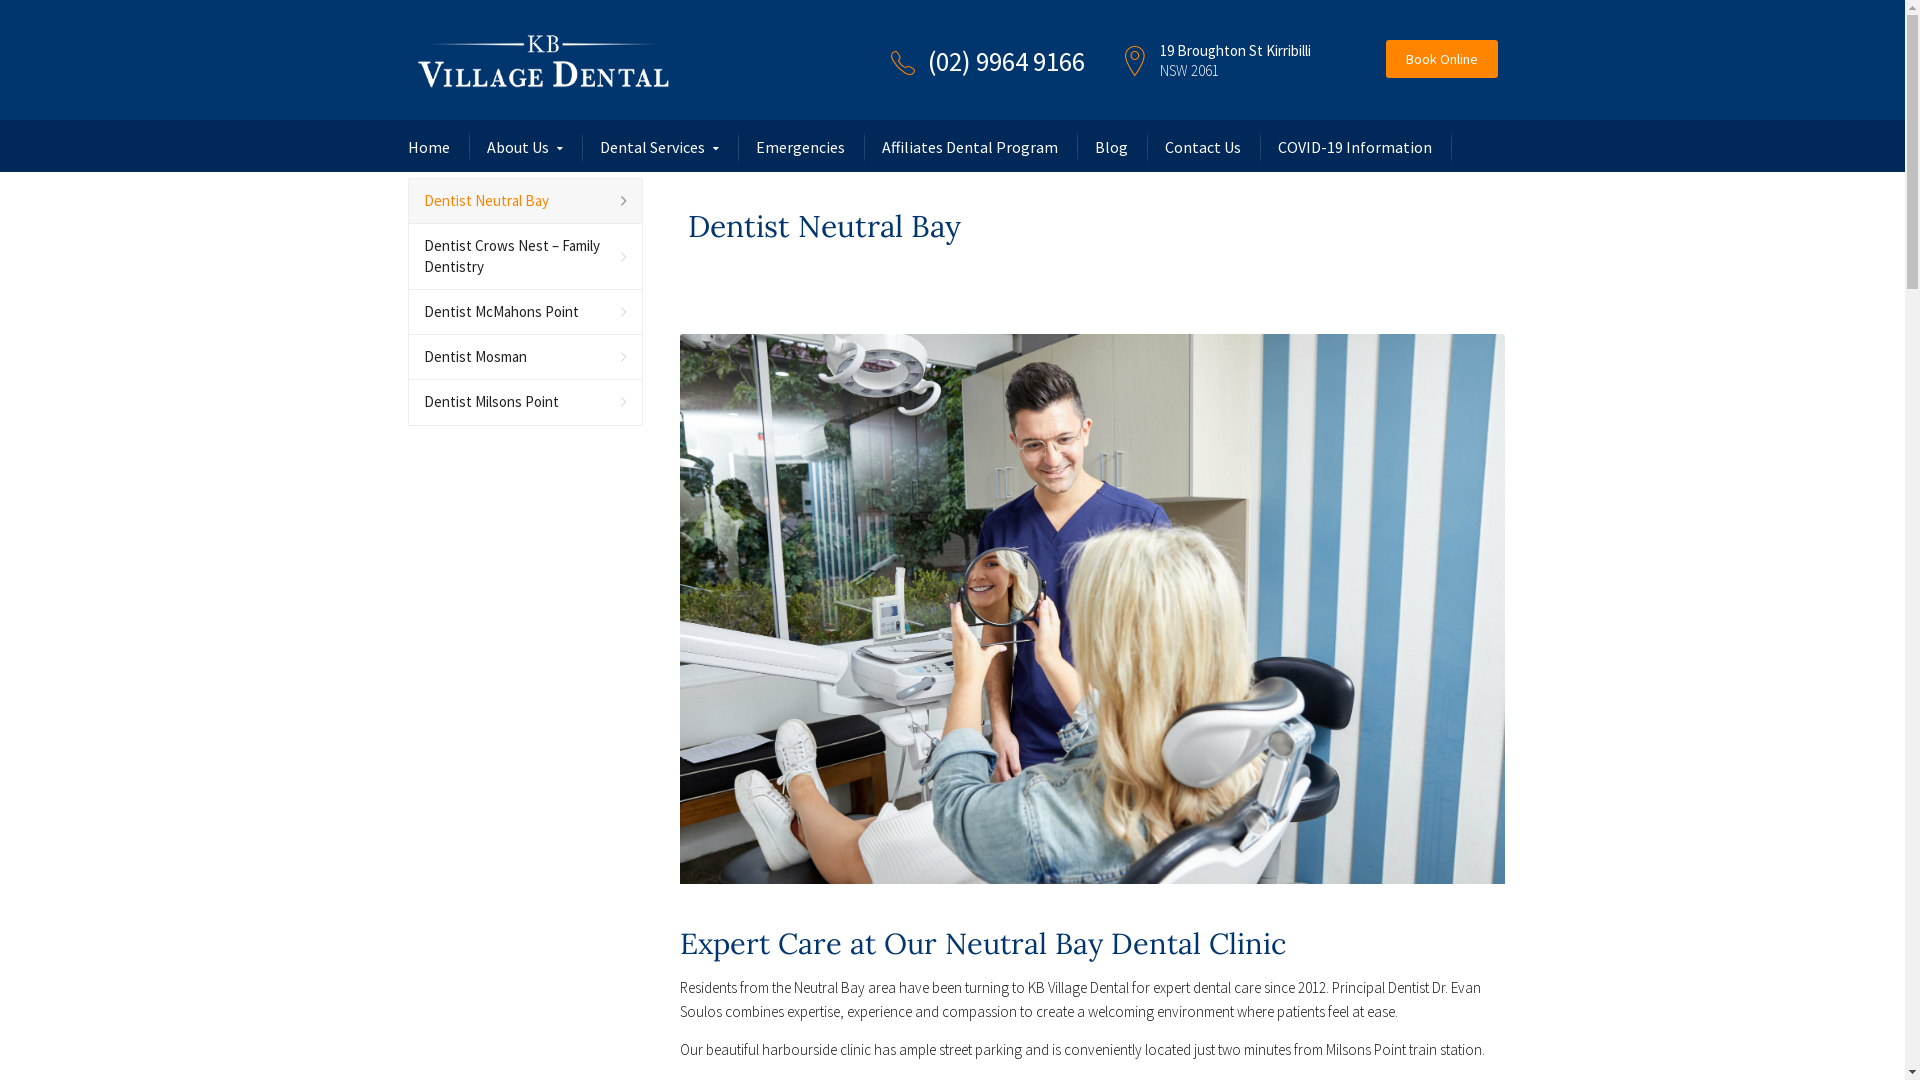 The width and height of the screenshot is (1920, 1080). What do you see at coordinates (525, 312) in the screenshot?
I see `'Dentist McMahons Point'` at bounding box center [525, 312].